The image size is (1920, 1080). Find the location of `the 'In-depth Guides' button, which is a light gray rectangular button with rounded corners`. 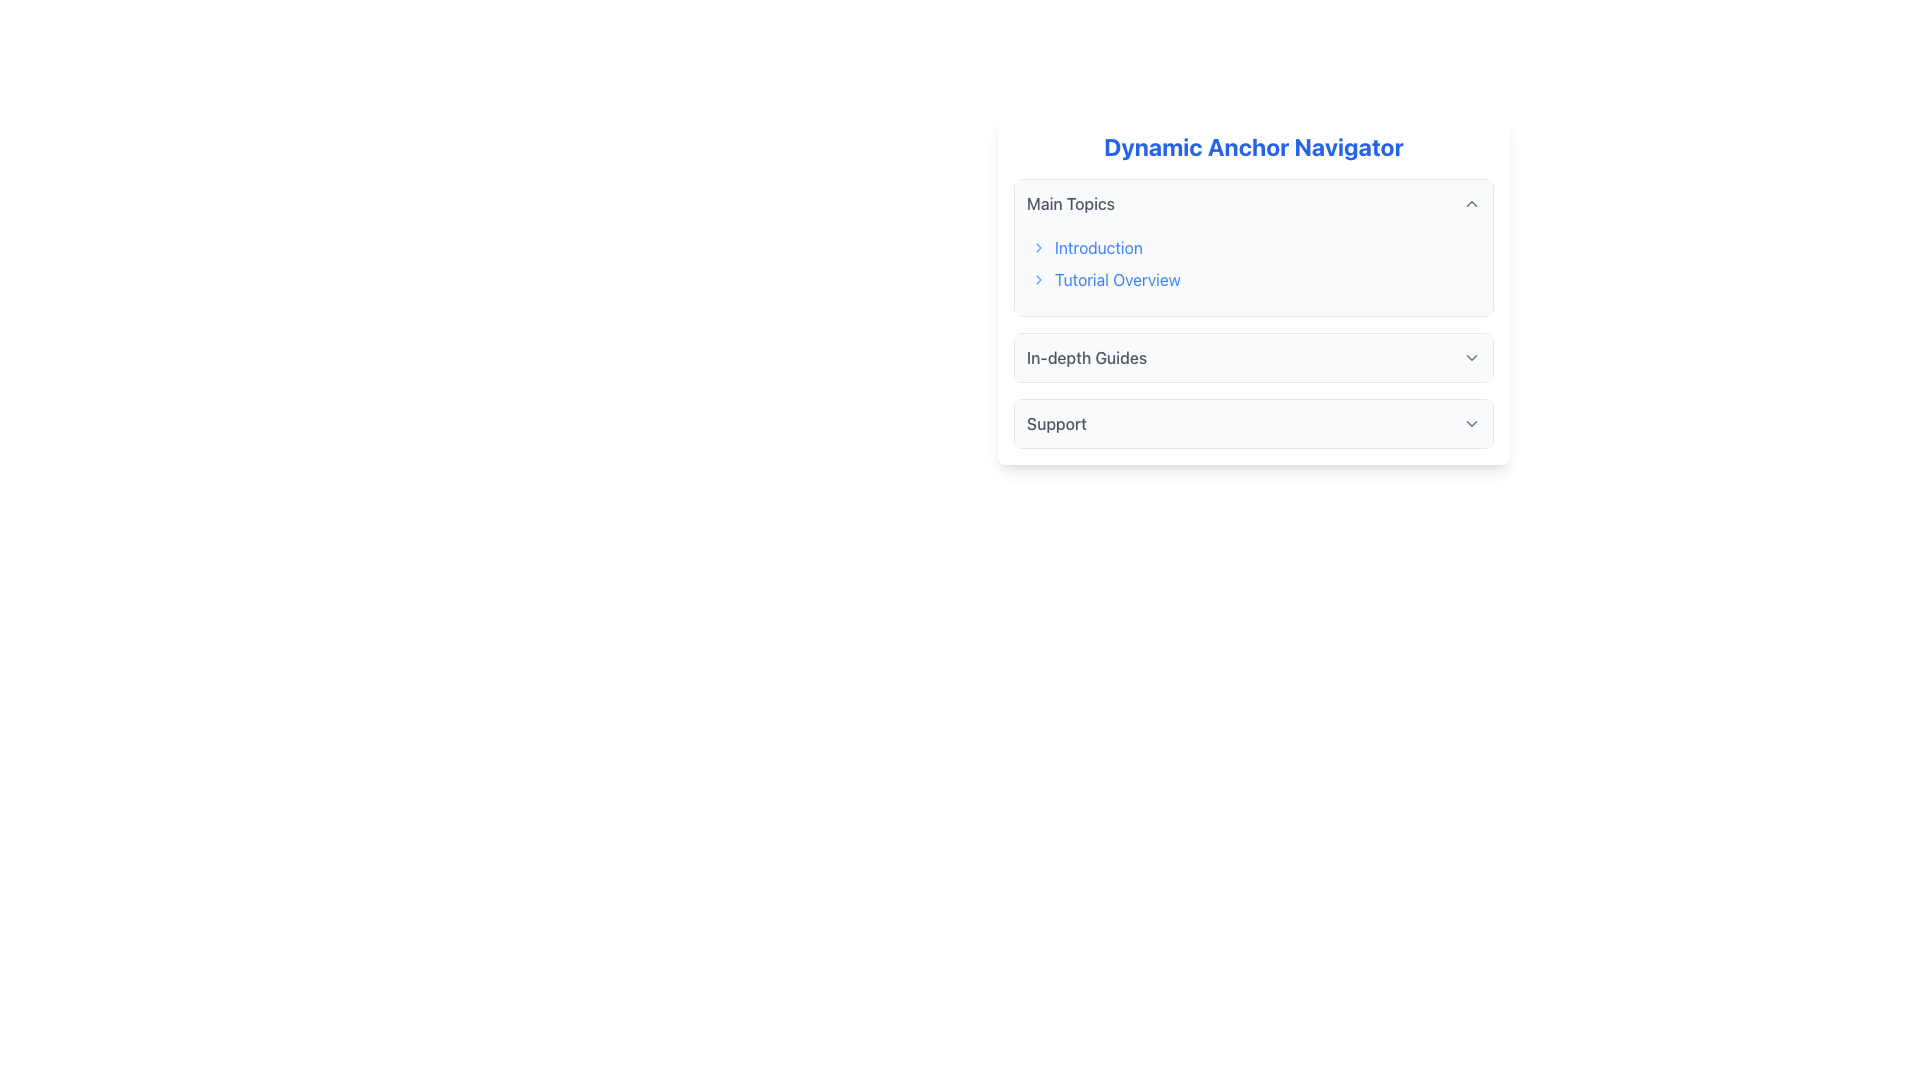

the 'In-depth Guides' button, which is a light gray rectangular button with rounded corners is located at coordinates (1252, 357).